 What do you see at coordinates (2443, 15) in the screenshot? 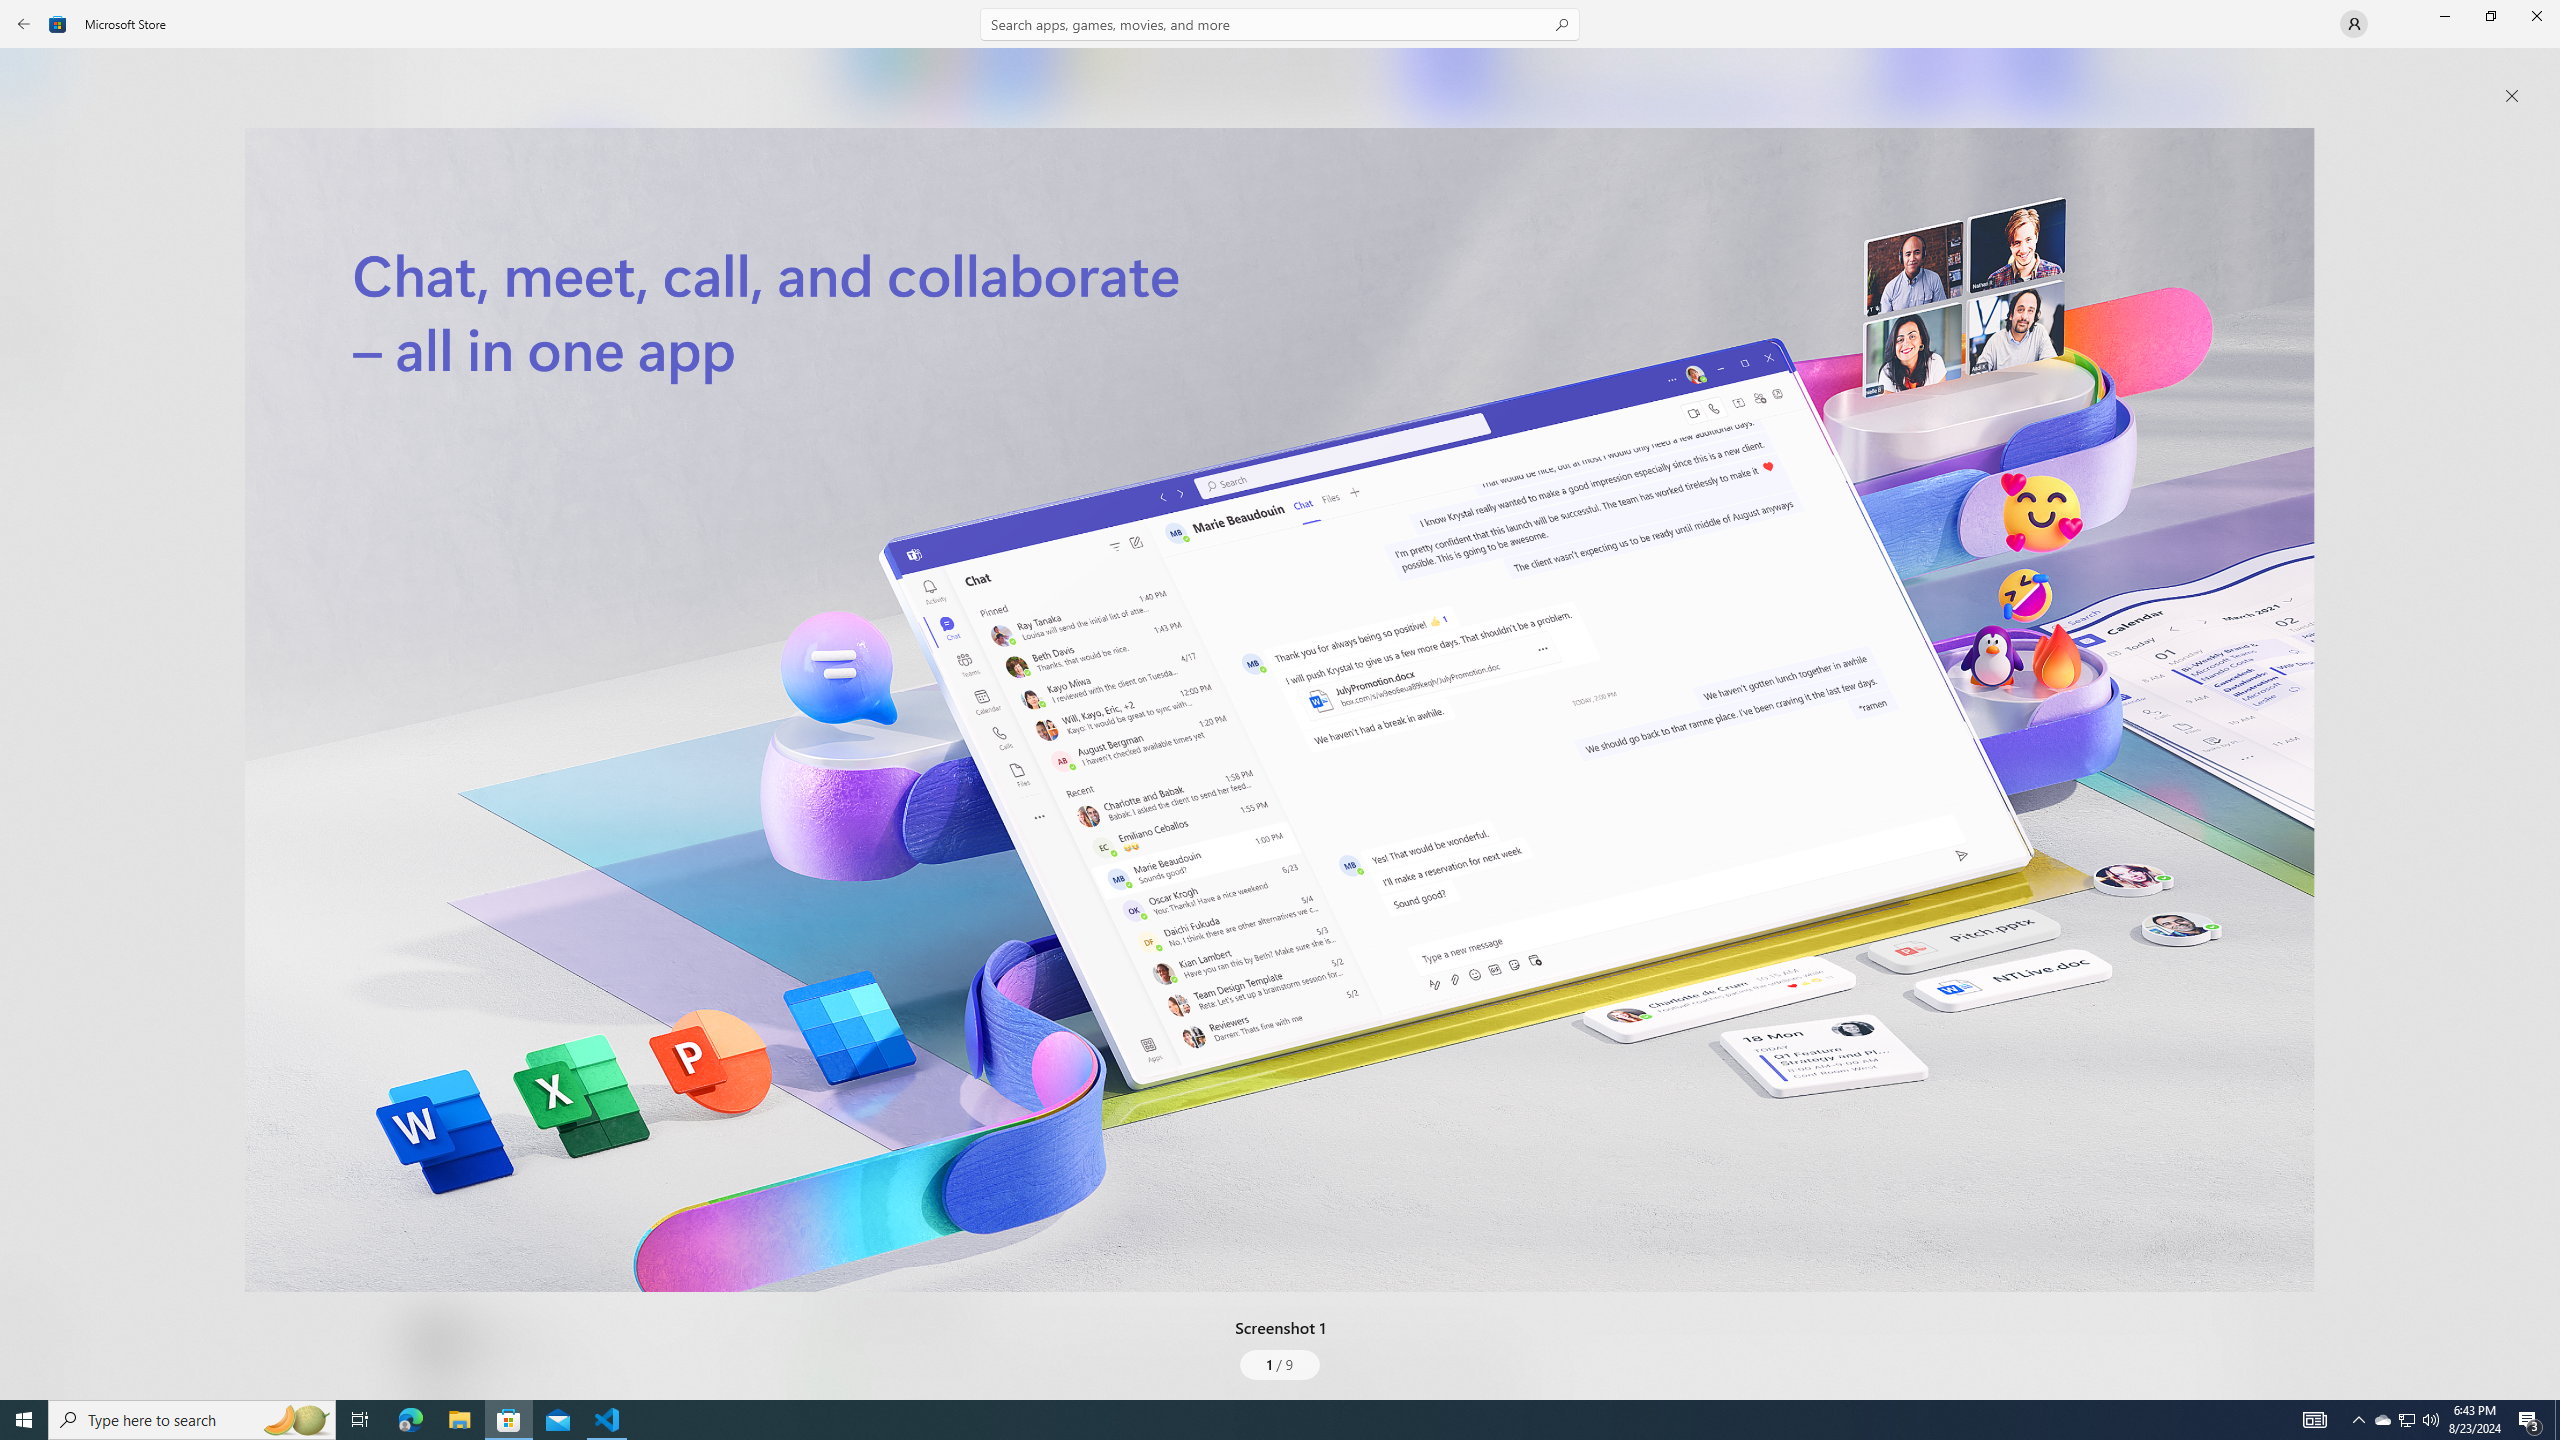
I see `'Minimize Microsoft Store'` at bounding box center [2443, 15].